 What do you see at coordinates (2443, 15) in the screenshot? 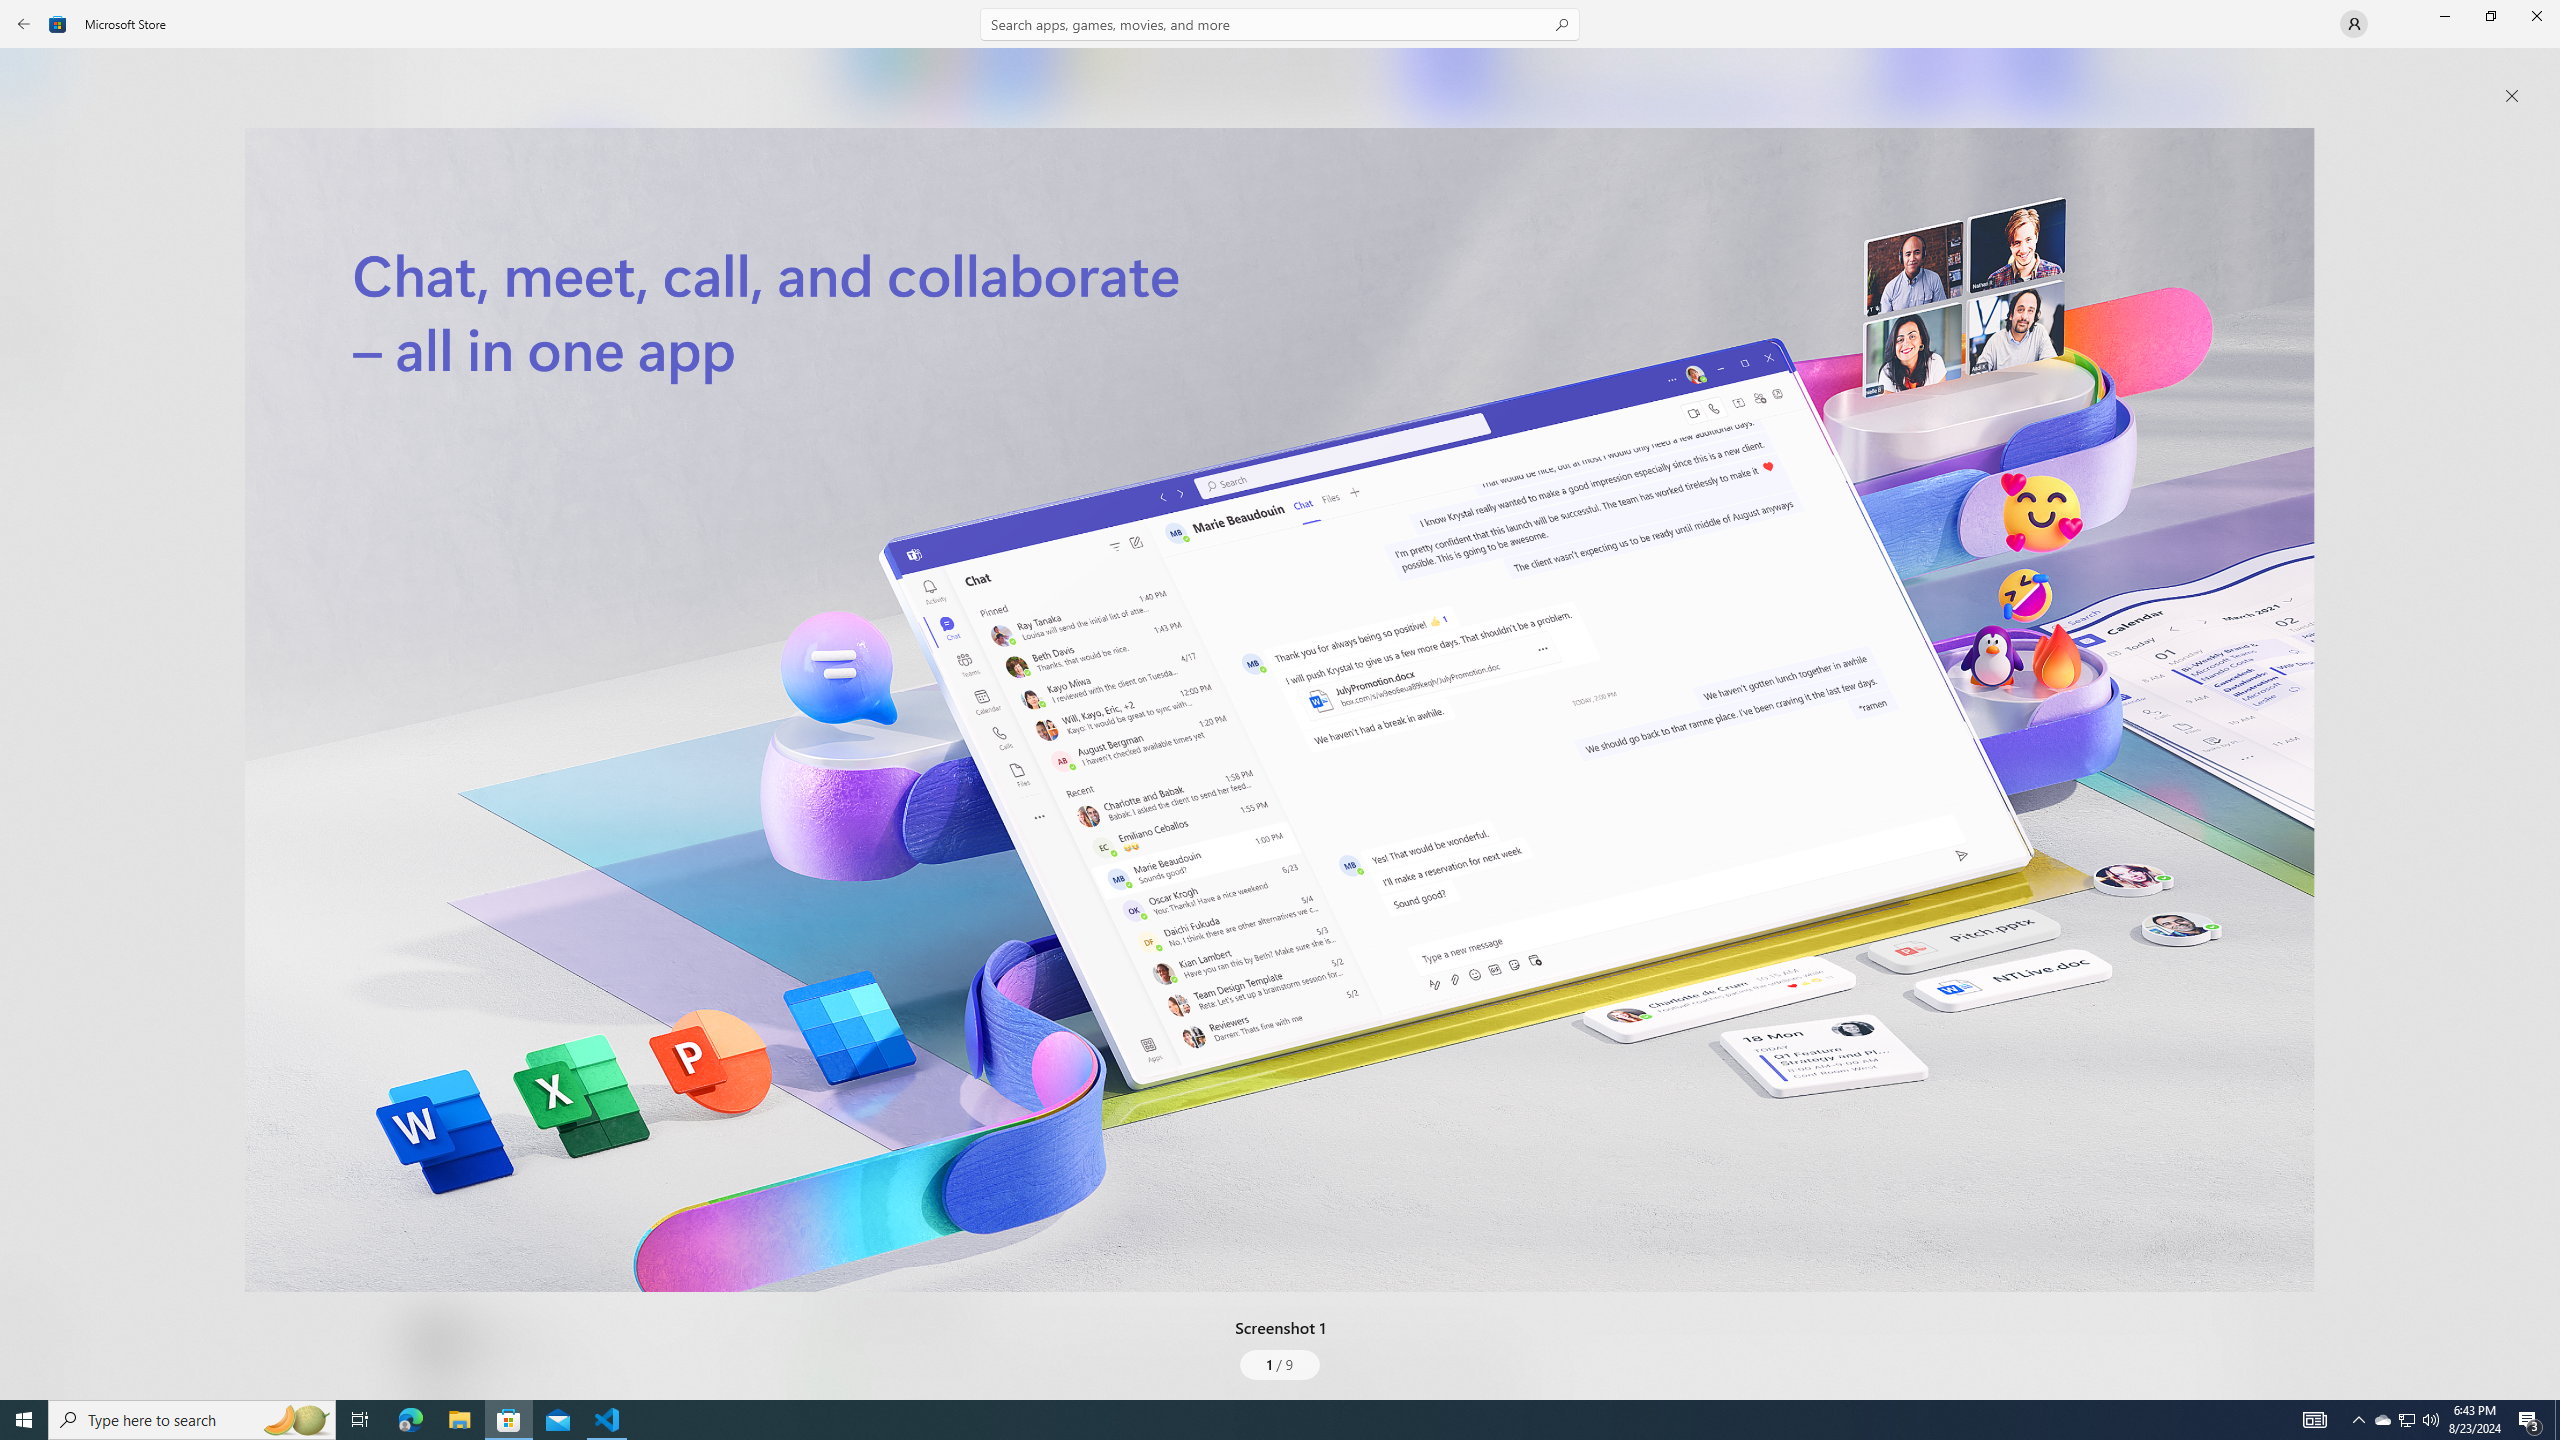
I see `'Minimize Microsoft Store'` at bounding box center [2443, 15].